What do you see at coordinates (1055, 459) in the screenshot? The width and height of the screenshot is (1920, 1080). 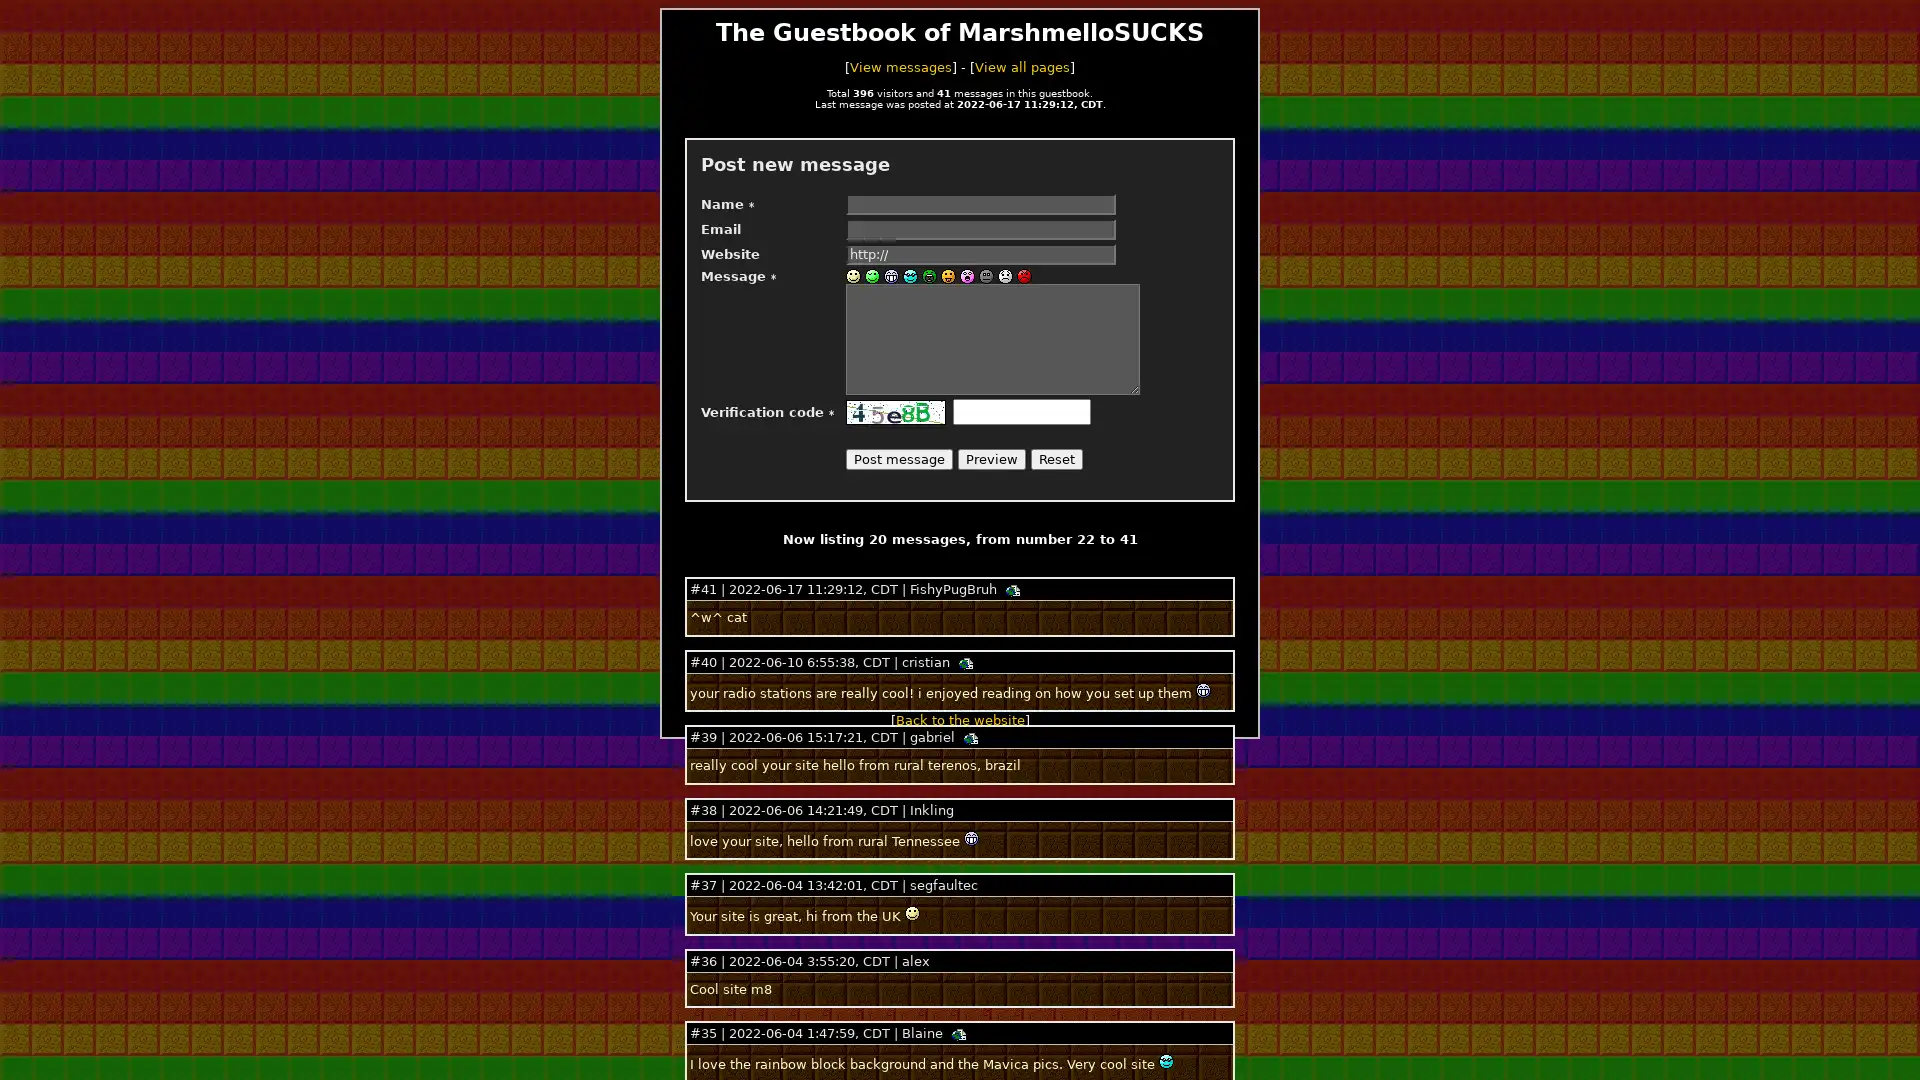 I see `Reset` at bounding box center [1055, 459].